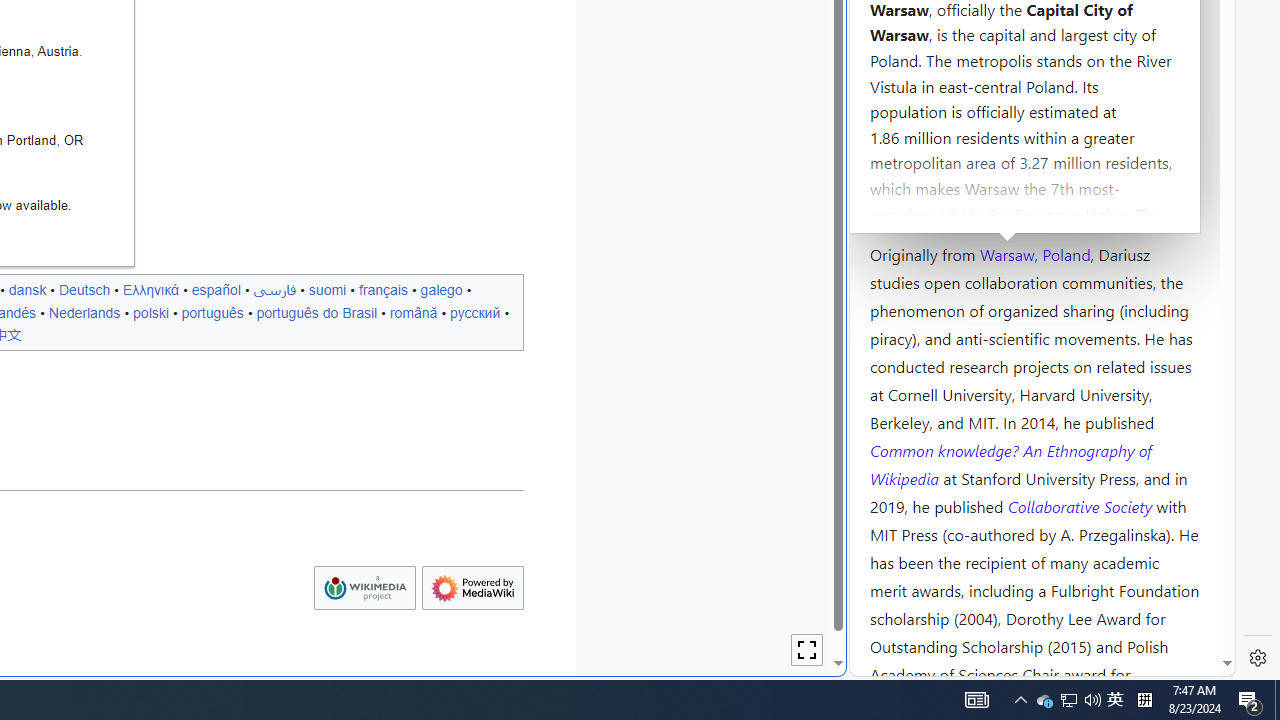  Describe the element at coordinates (327, 289) in the screenshot. I see `'suomi'` at that location.